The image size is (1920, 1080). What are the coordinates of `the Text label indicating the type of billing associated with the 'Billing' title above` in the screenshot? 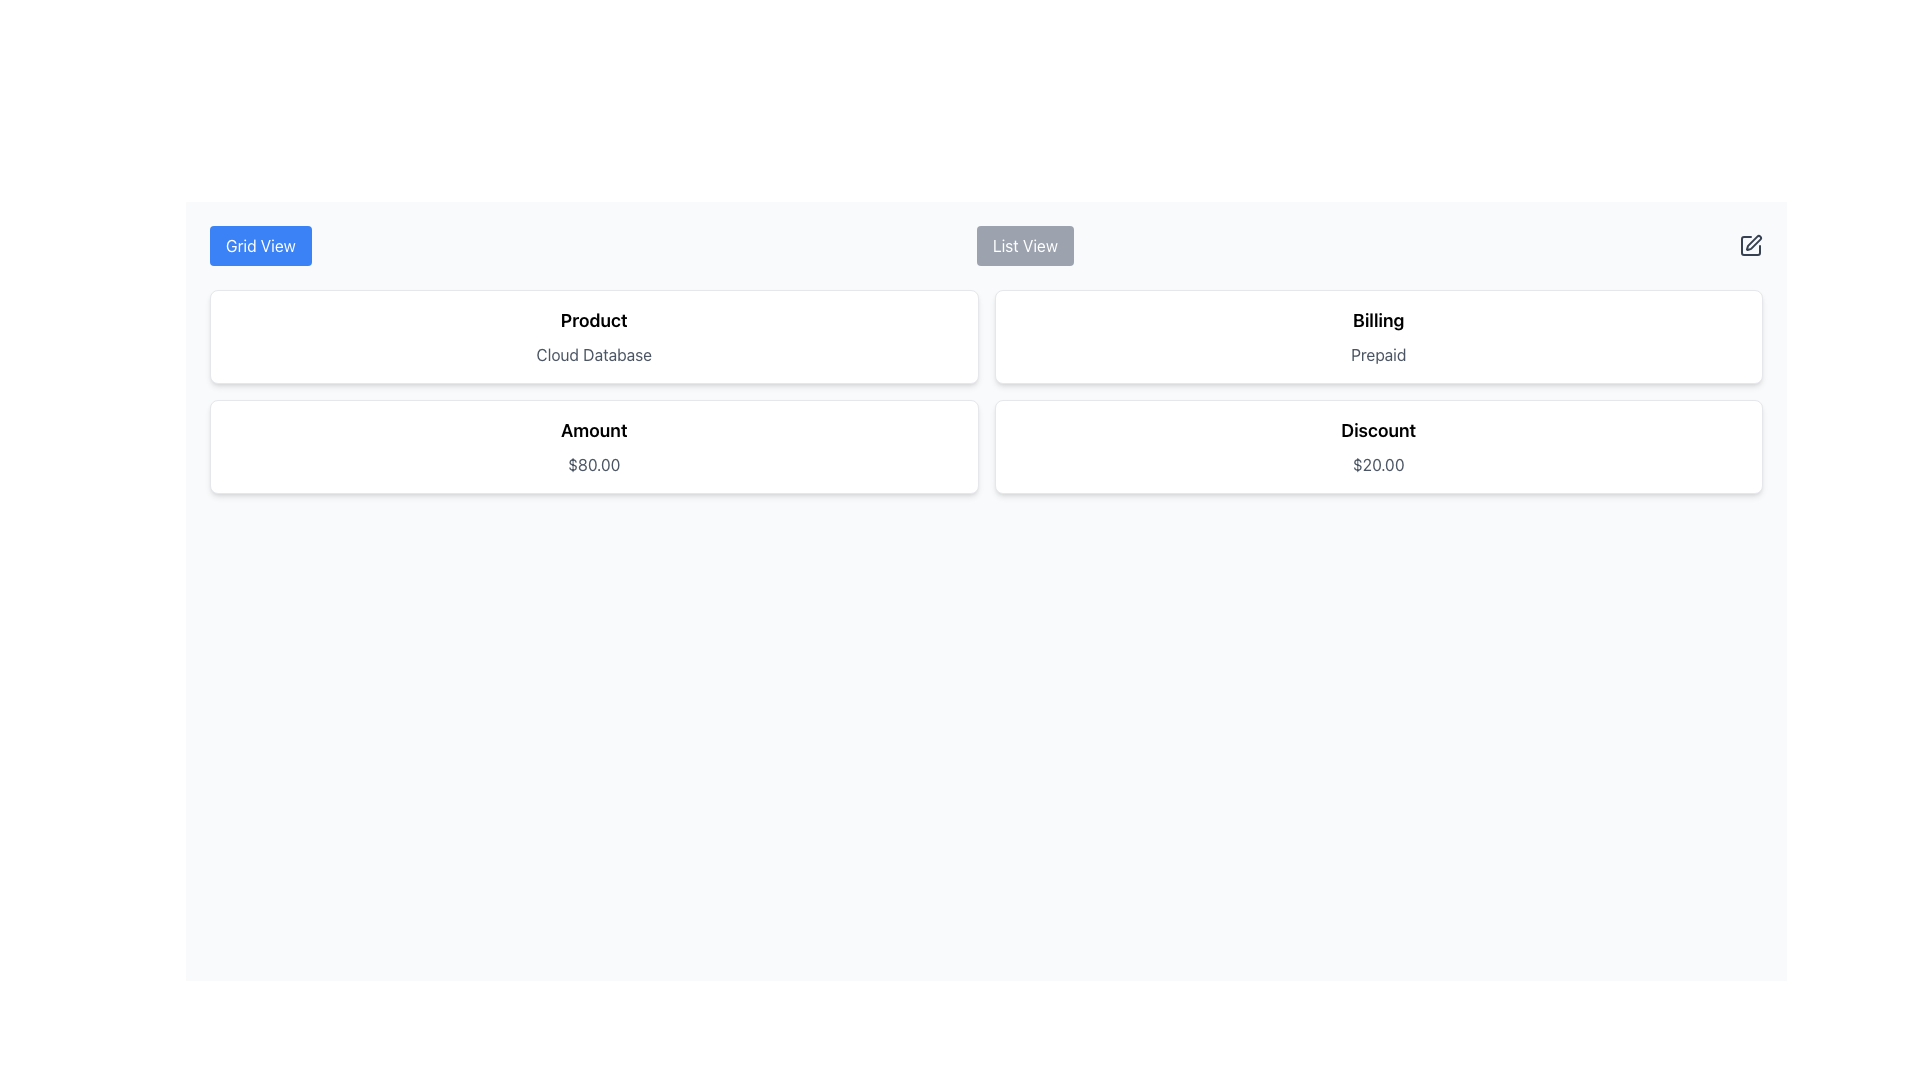 It's located at (1377, 353).